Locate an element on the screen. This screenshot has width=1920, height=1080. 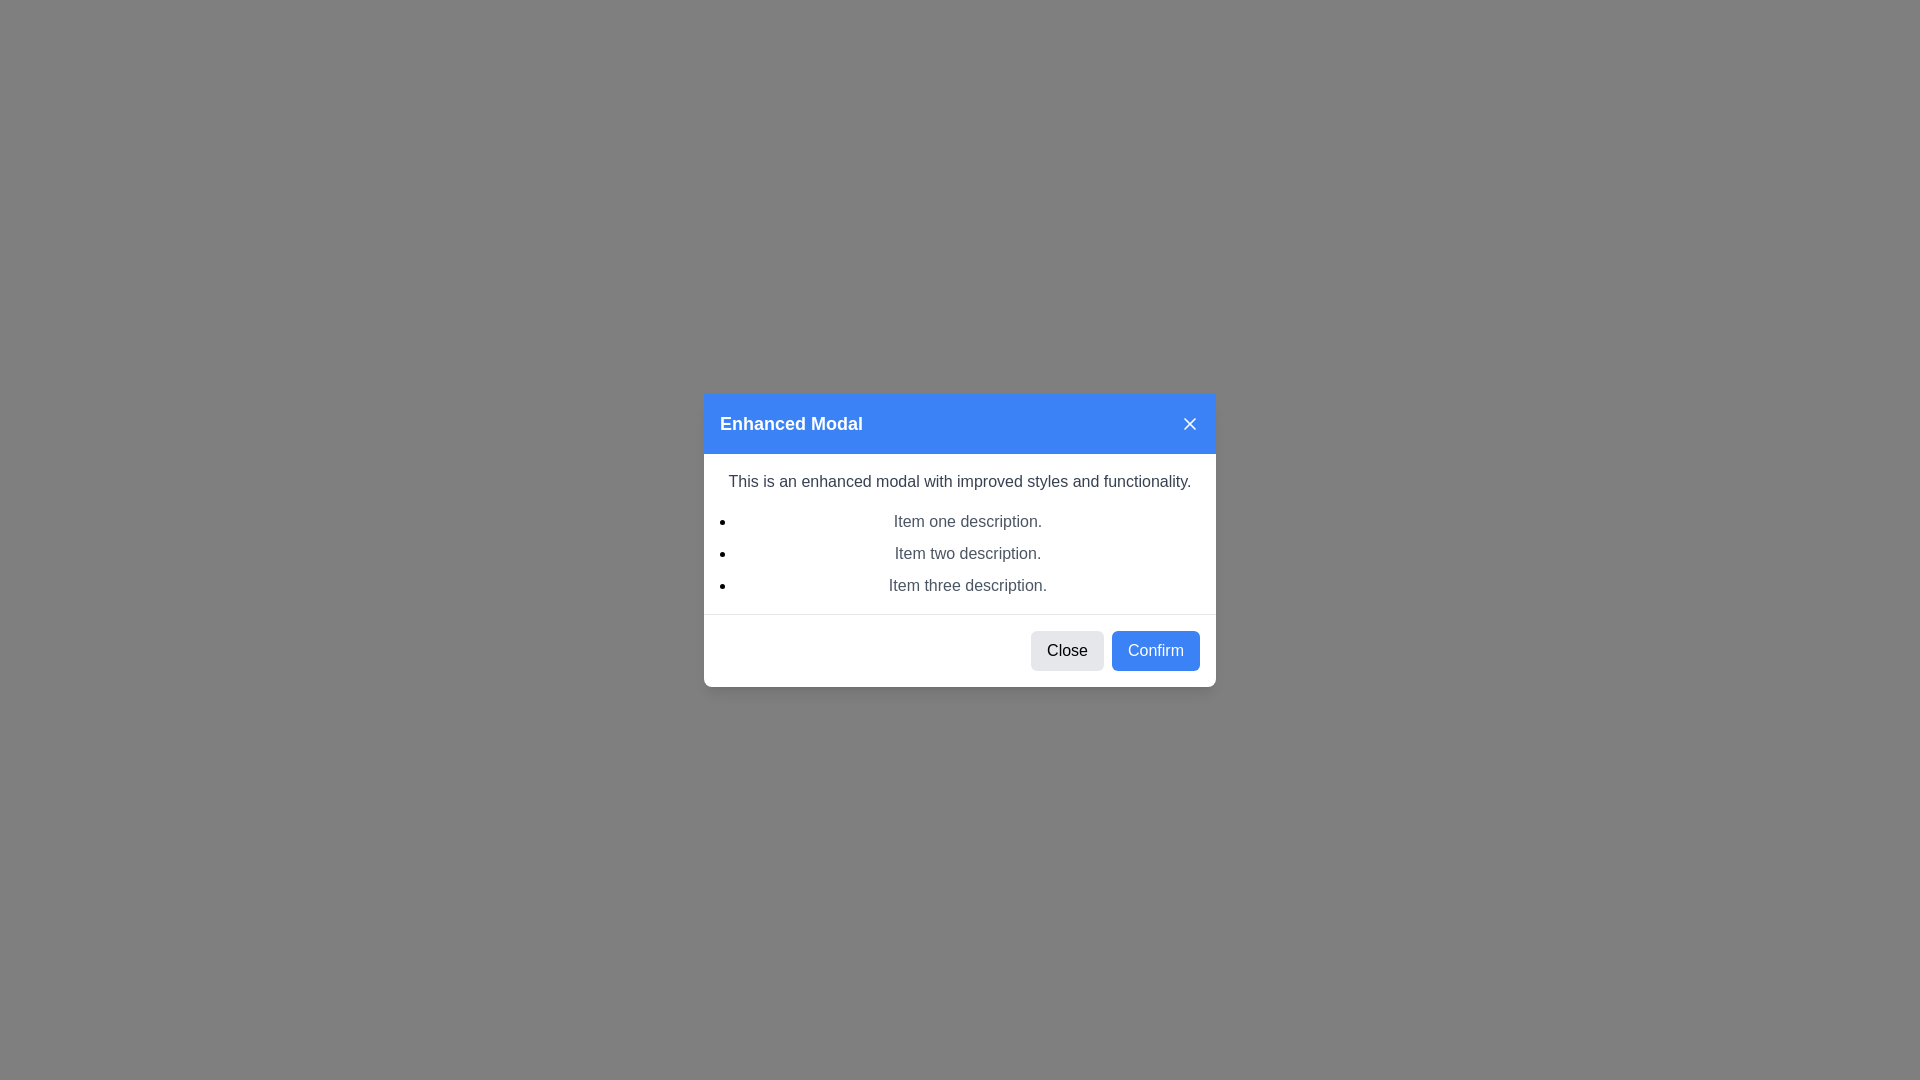
the 'Close' button located at the bottom-right corner of the modal overlay is located at coordinates (1066, 650).